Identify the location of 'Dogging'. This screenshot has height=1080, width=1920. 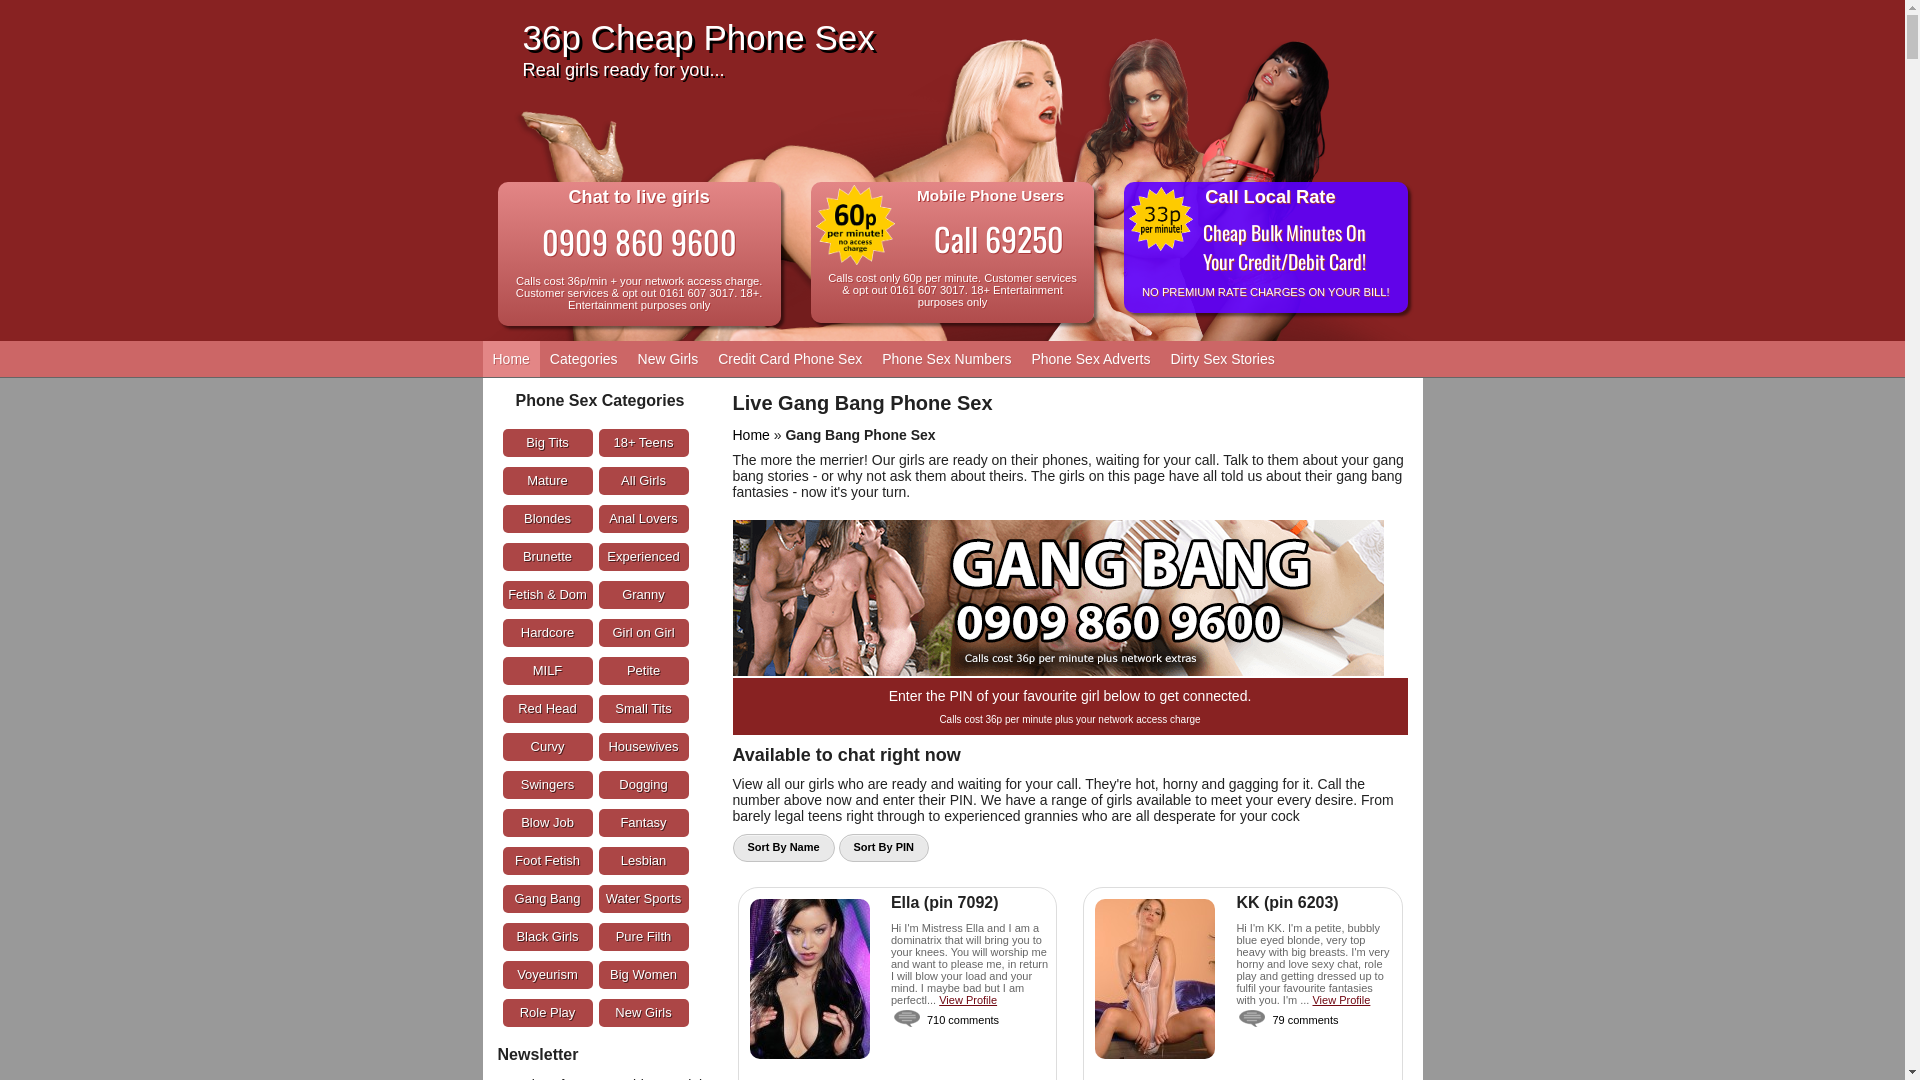
(643, 784).